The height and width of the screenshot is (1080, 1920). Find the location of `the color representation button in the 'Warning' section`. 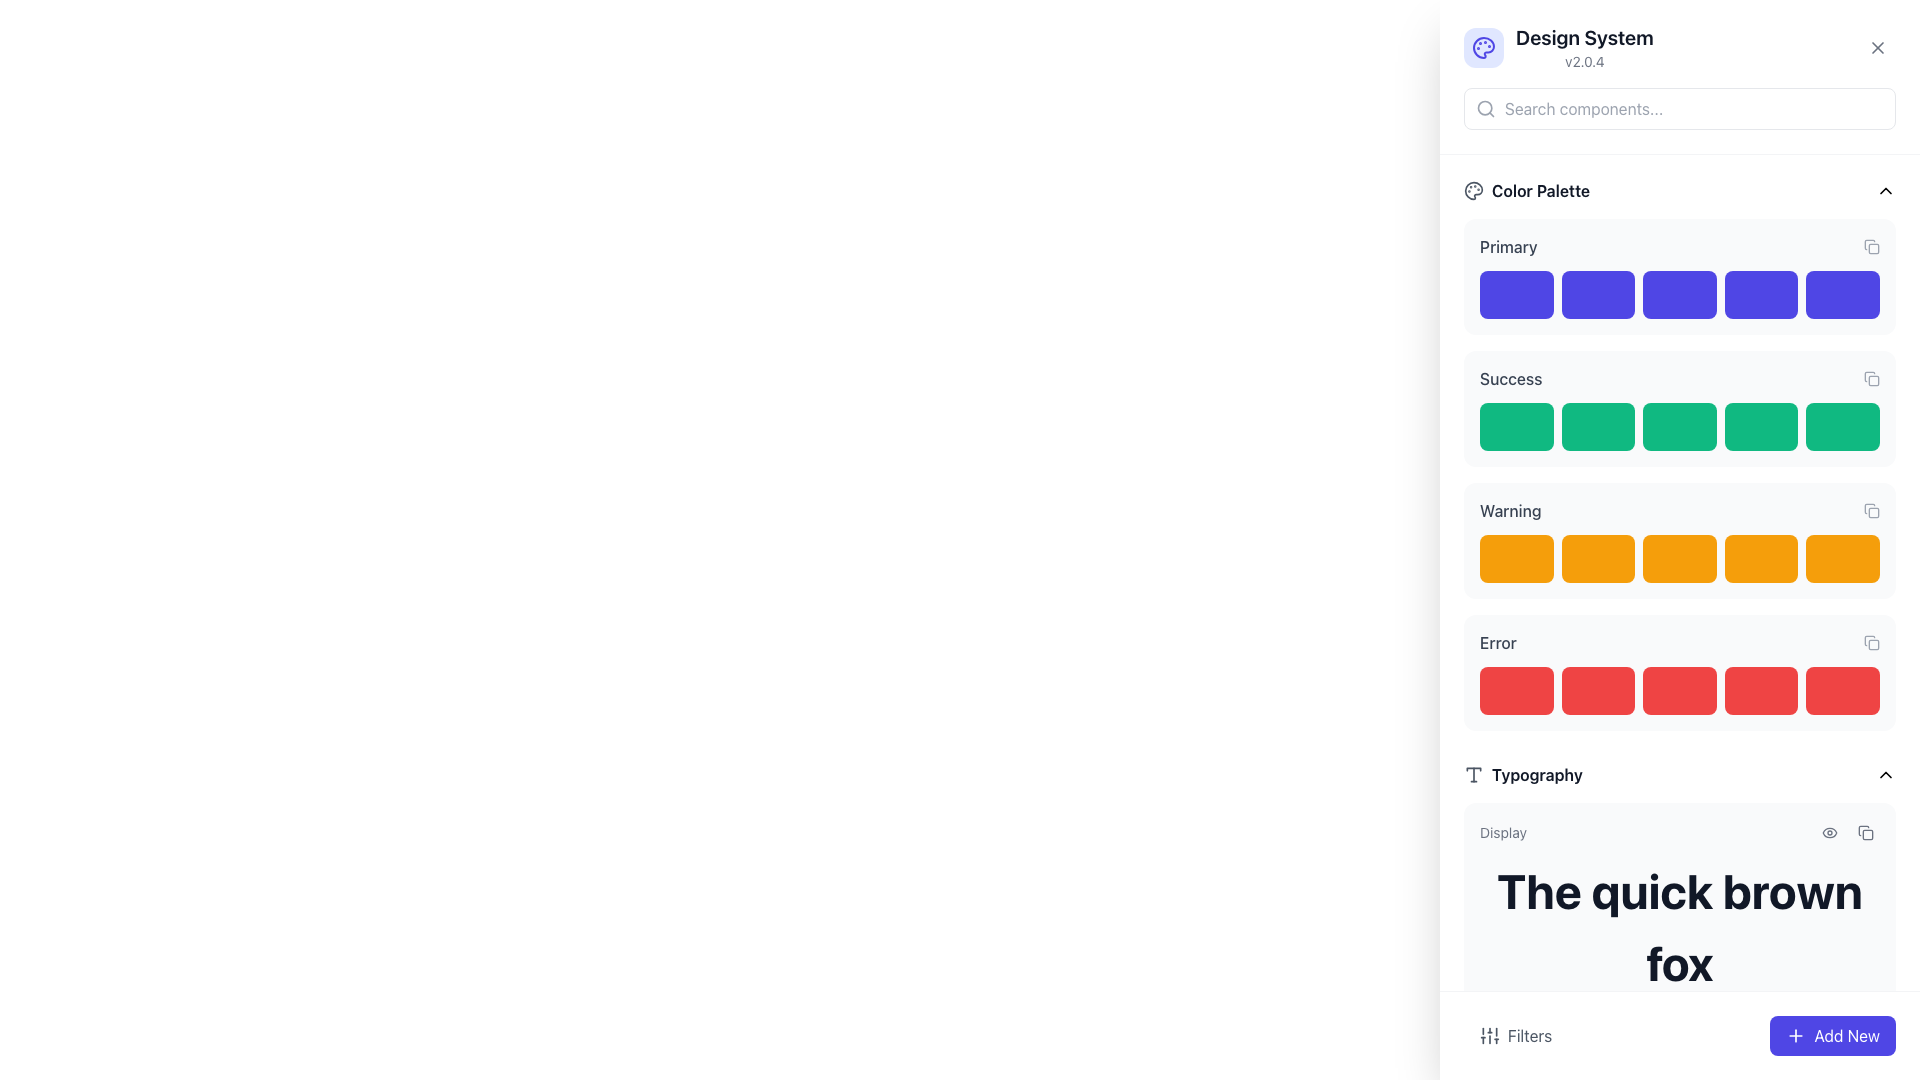

the color representation button in the 'Warning' section is located at coordinates (1516, 559).